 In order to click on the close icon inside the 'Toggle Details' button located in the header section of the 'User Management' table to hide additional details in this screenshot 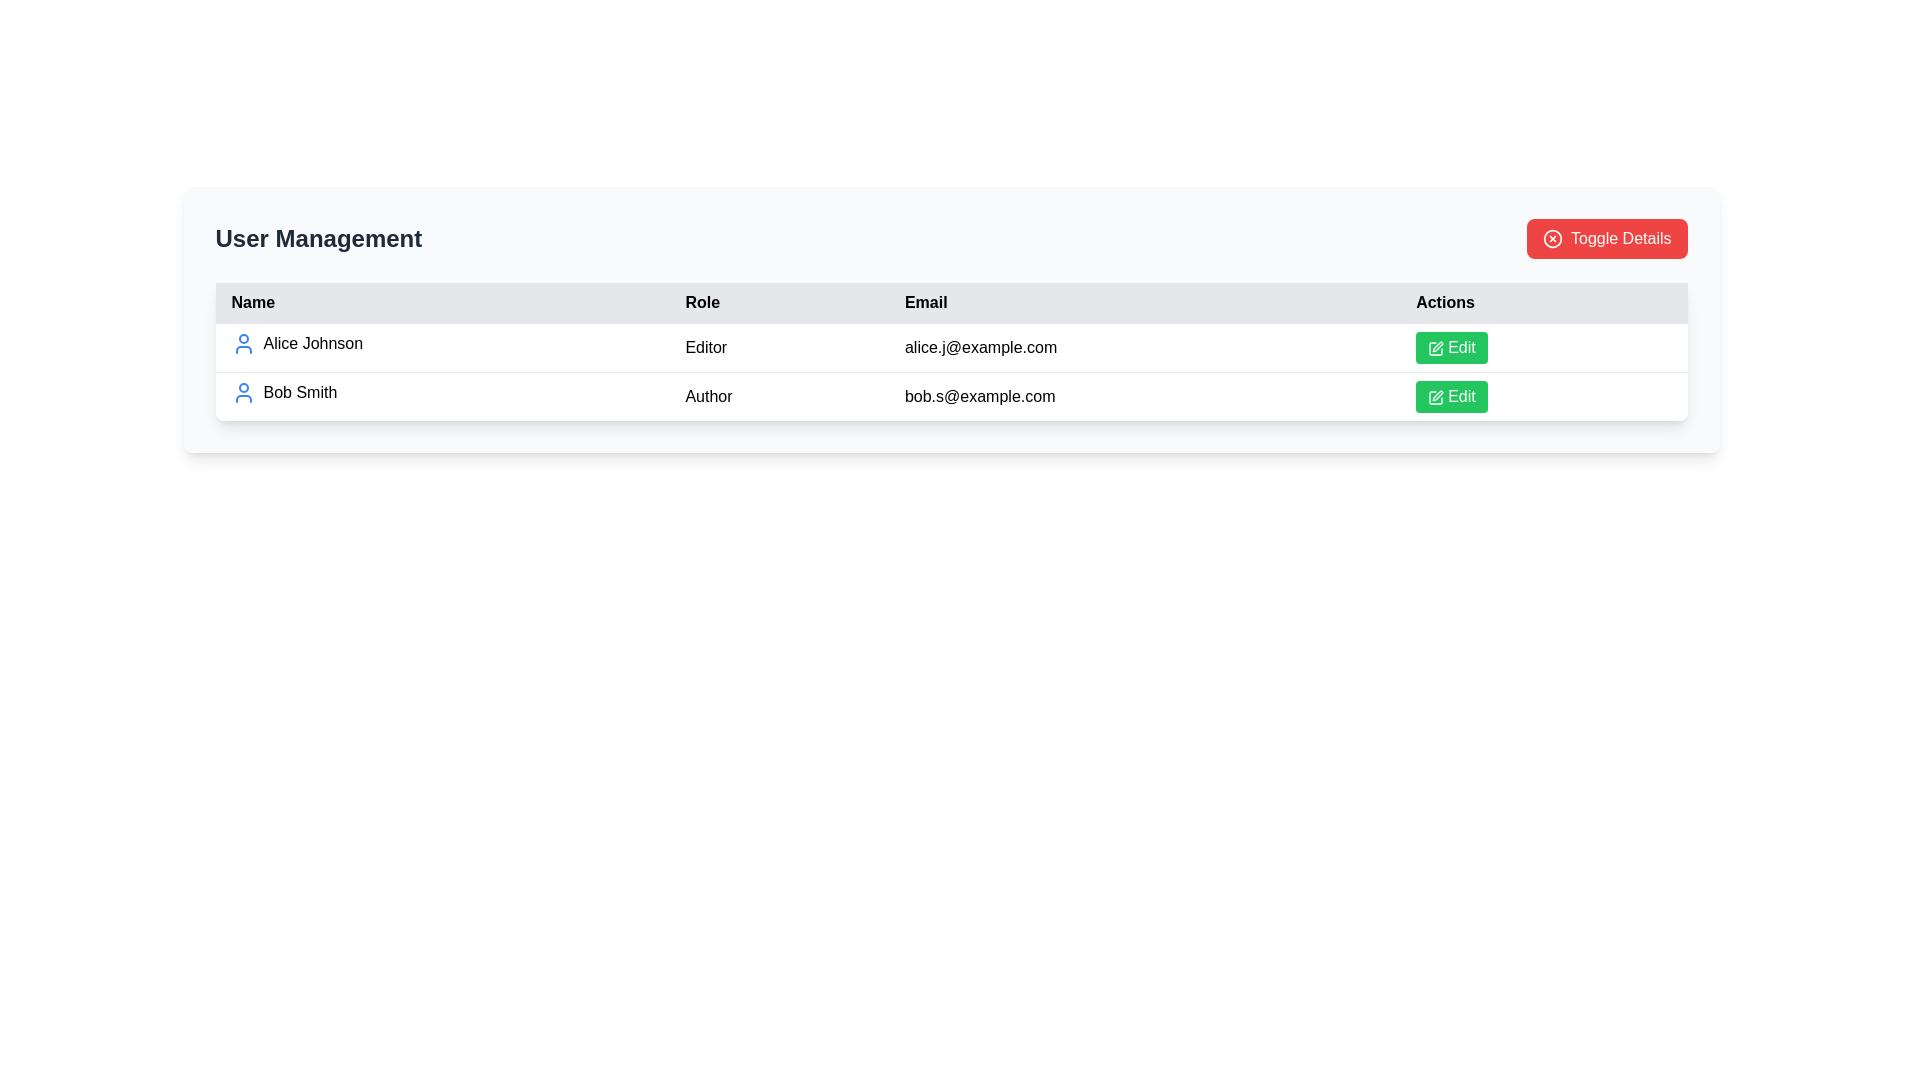, I will do `click(1552, 238)`.